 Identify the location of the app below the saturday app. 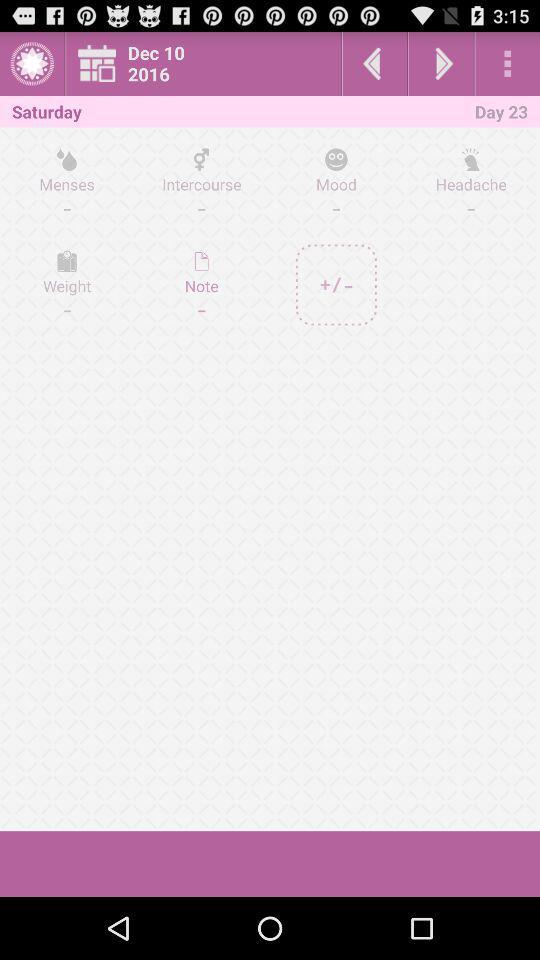
(67, 183).